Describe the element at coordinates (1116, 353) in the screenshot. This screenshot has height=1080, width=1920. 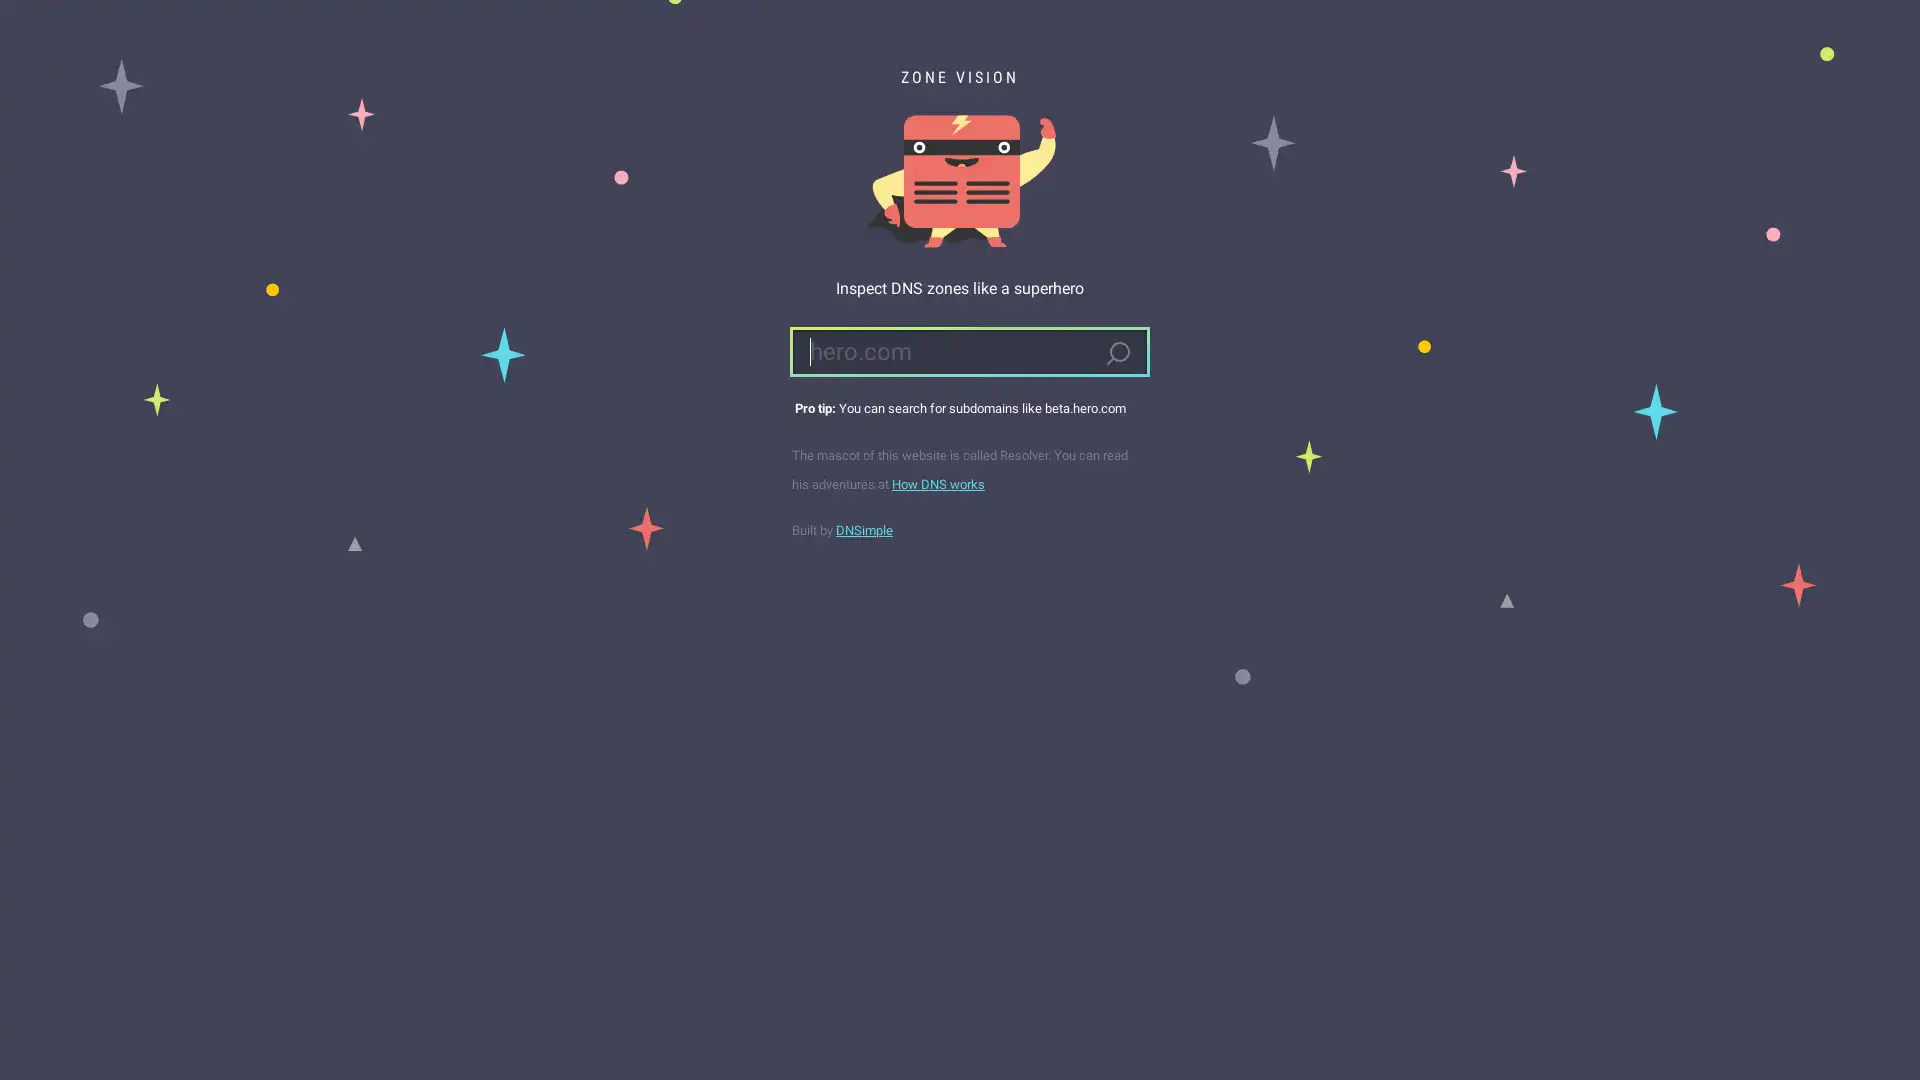
I see `Submit` at that location.